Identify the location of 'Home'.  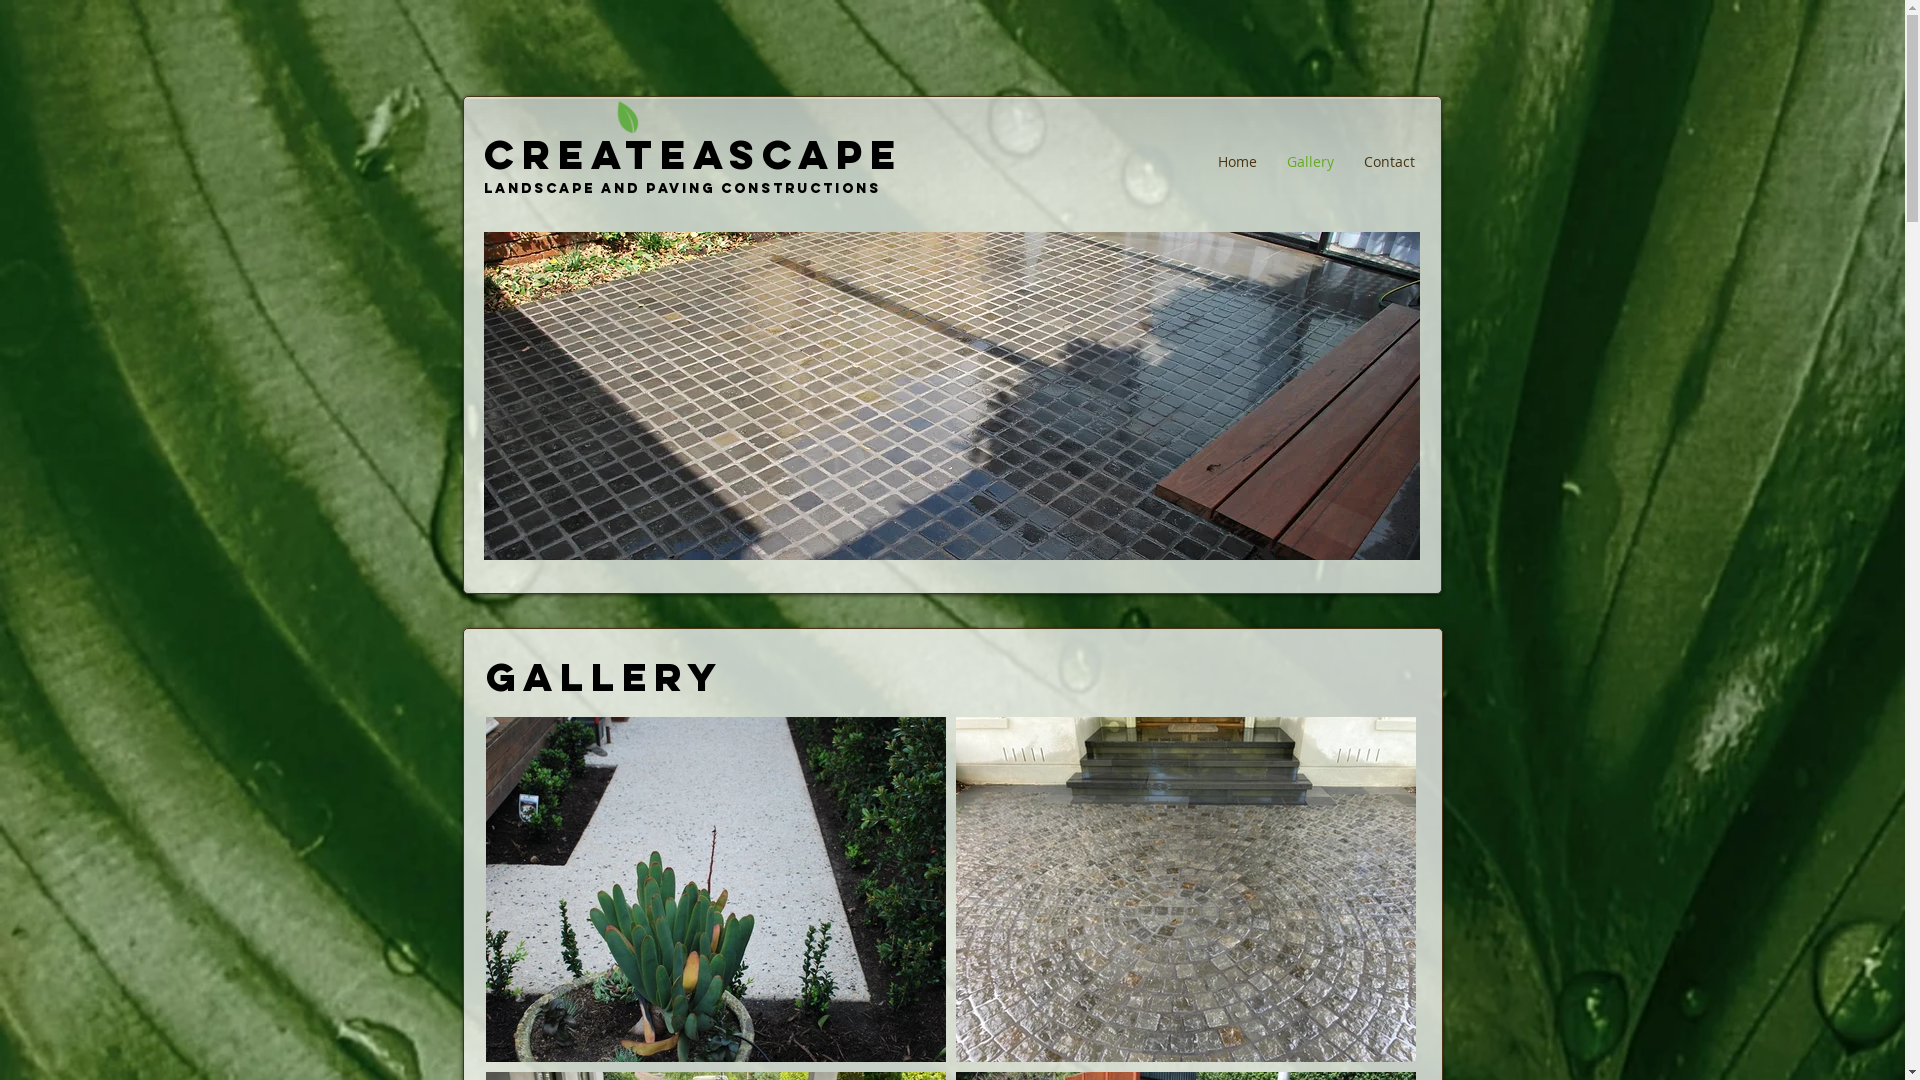
(1235, 160).